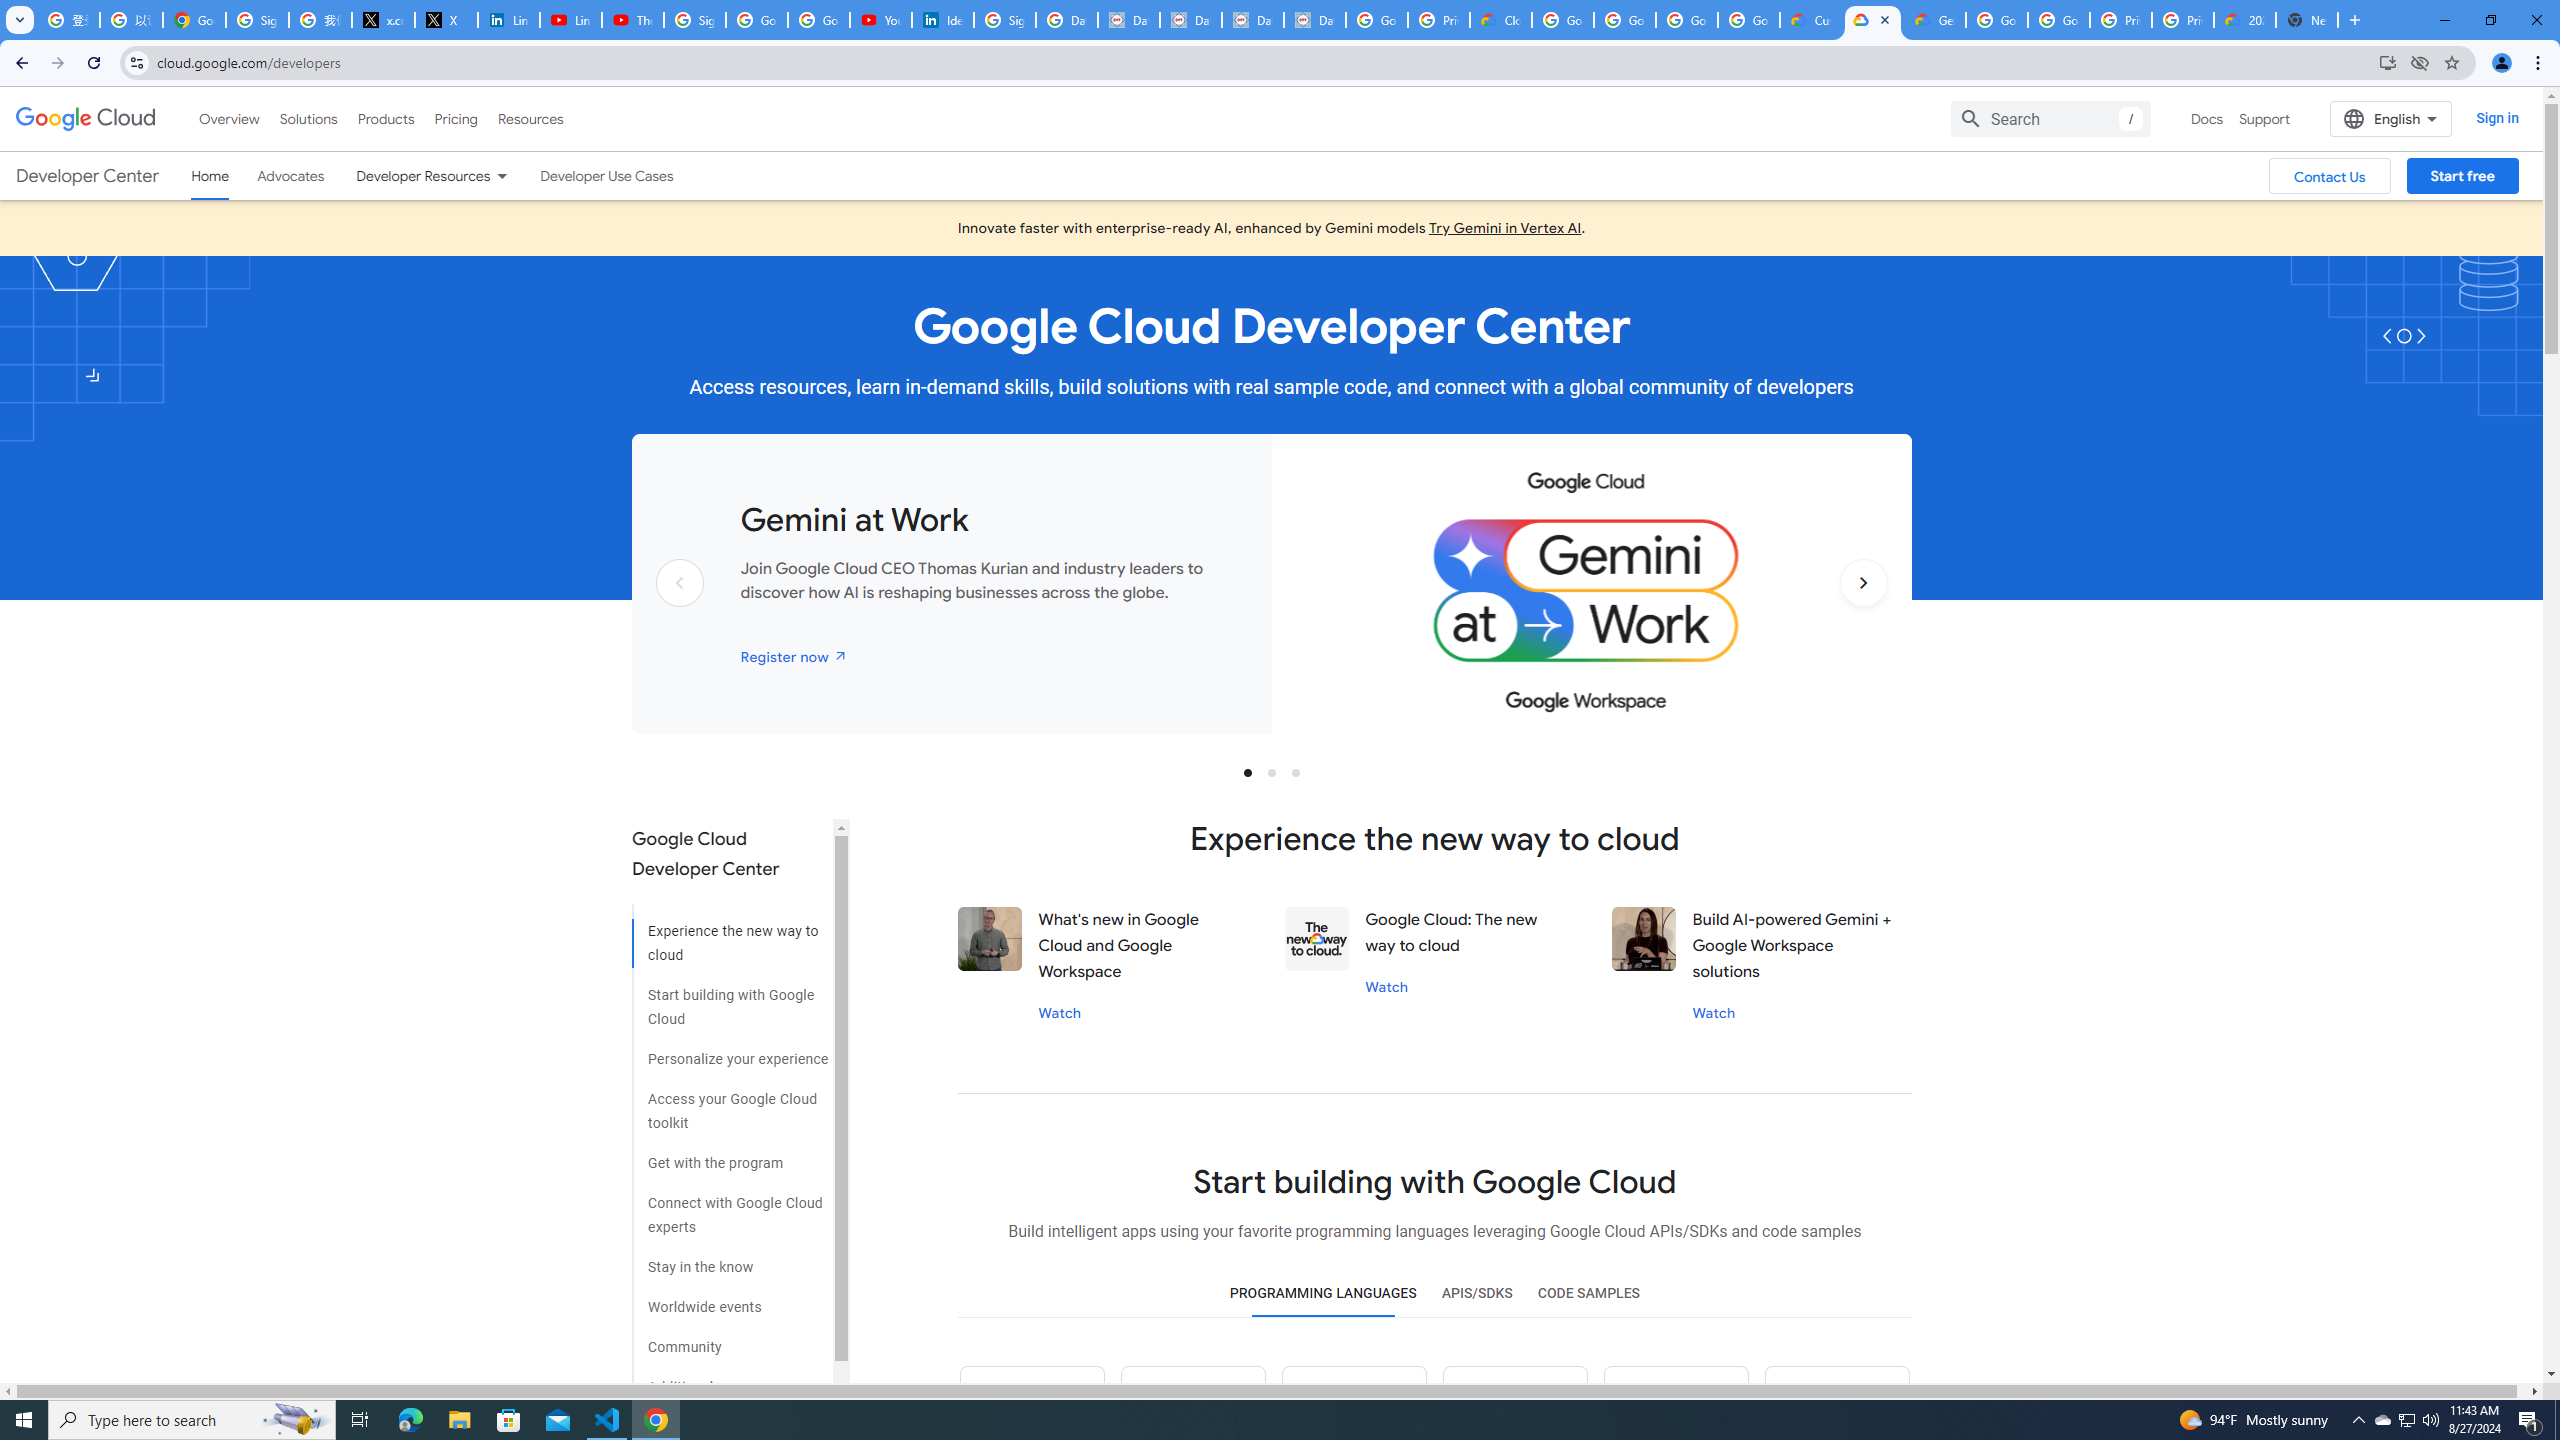 The width and height of the screenshot is (2560, 1440). Describe the element at coordinates (2390, 118) in the screenshot. I see `'English'` at that location.